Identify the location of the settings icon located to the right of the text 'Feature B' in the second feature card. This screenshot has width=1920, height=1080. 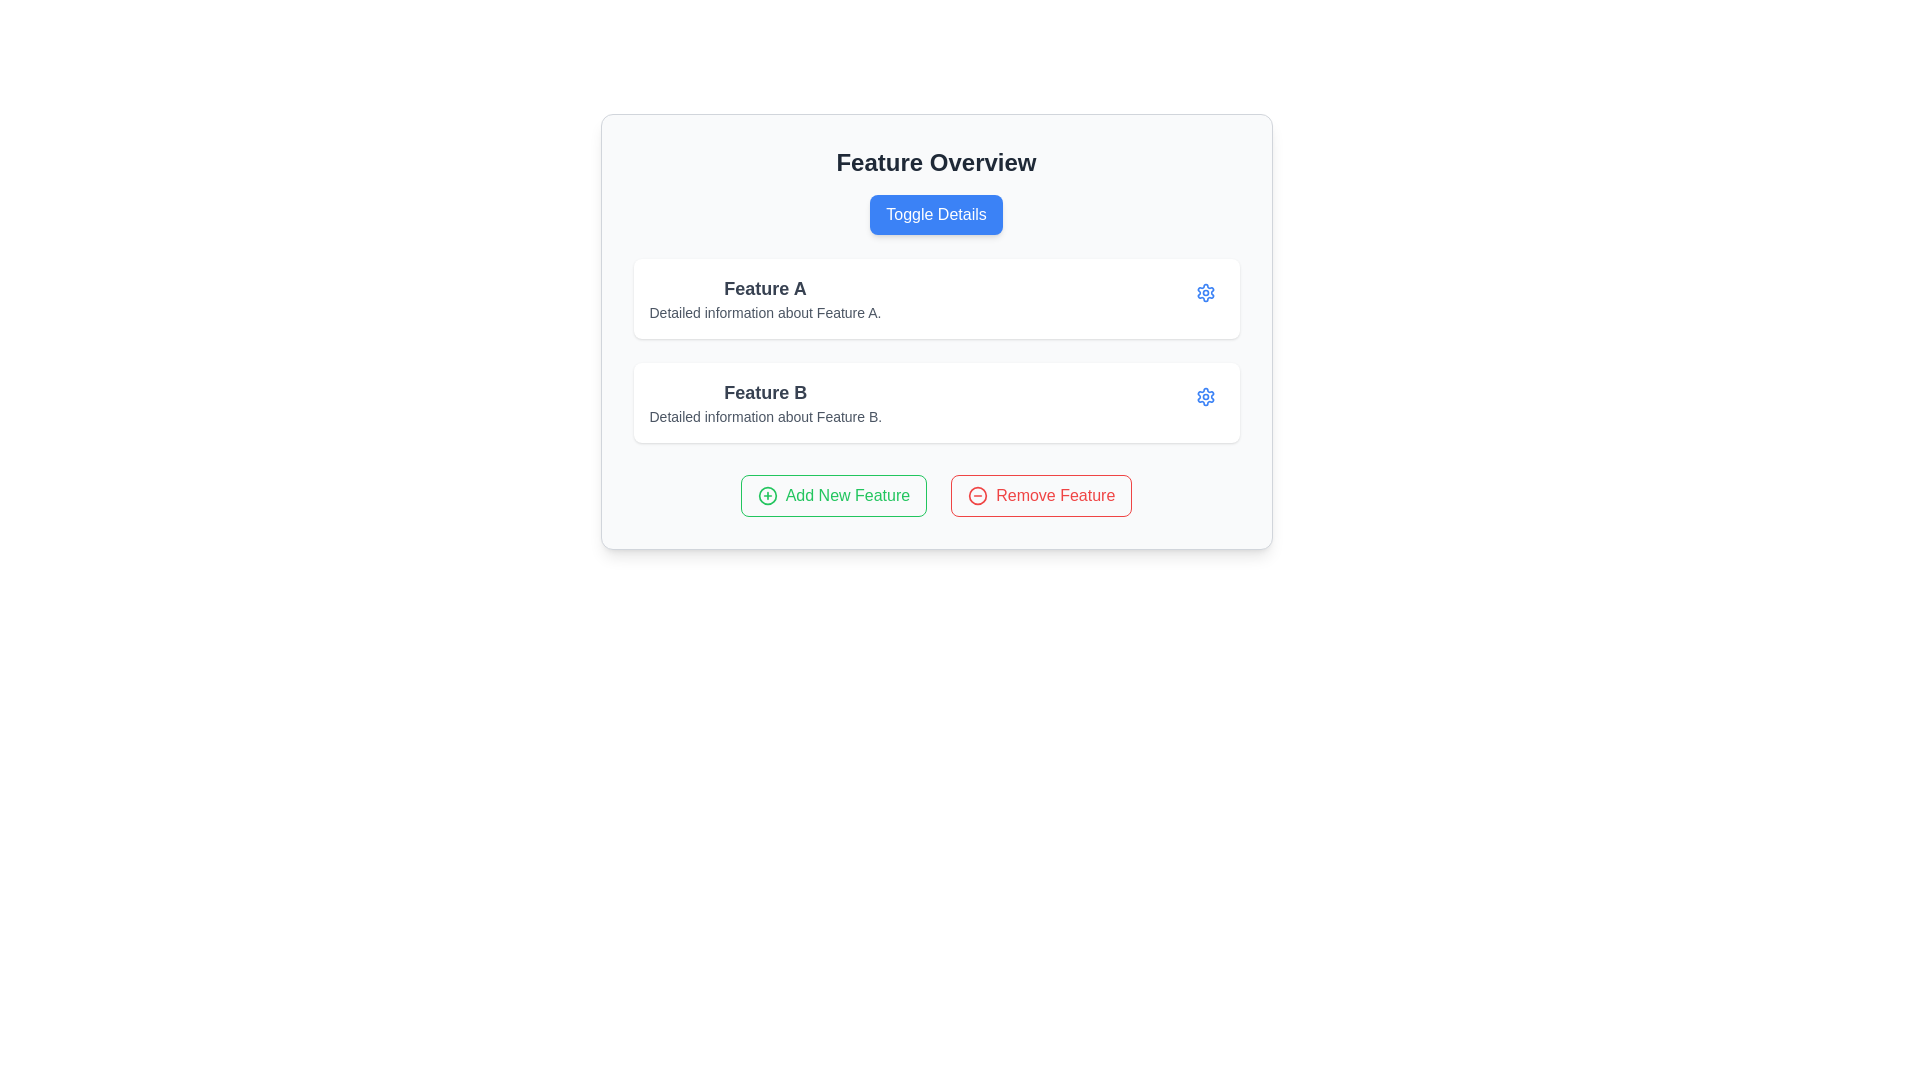
(1204, 293).